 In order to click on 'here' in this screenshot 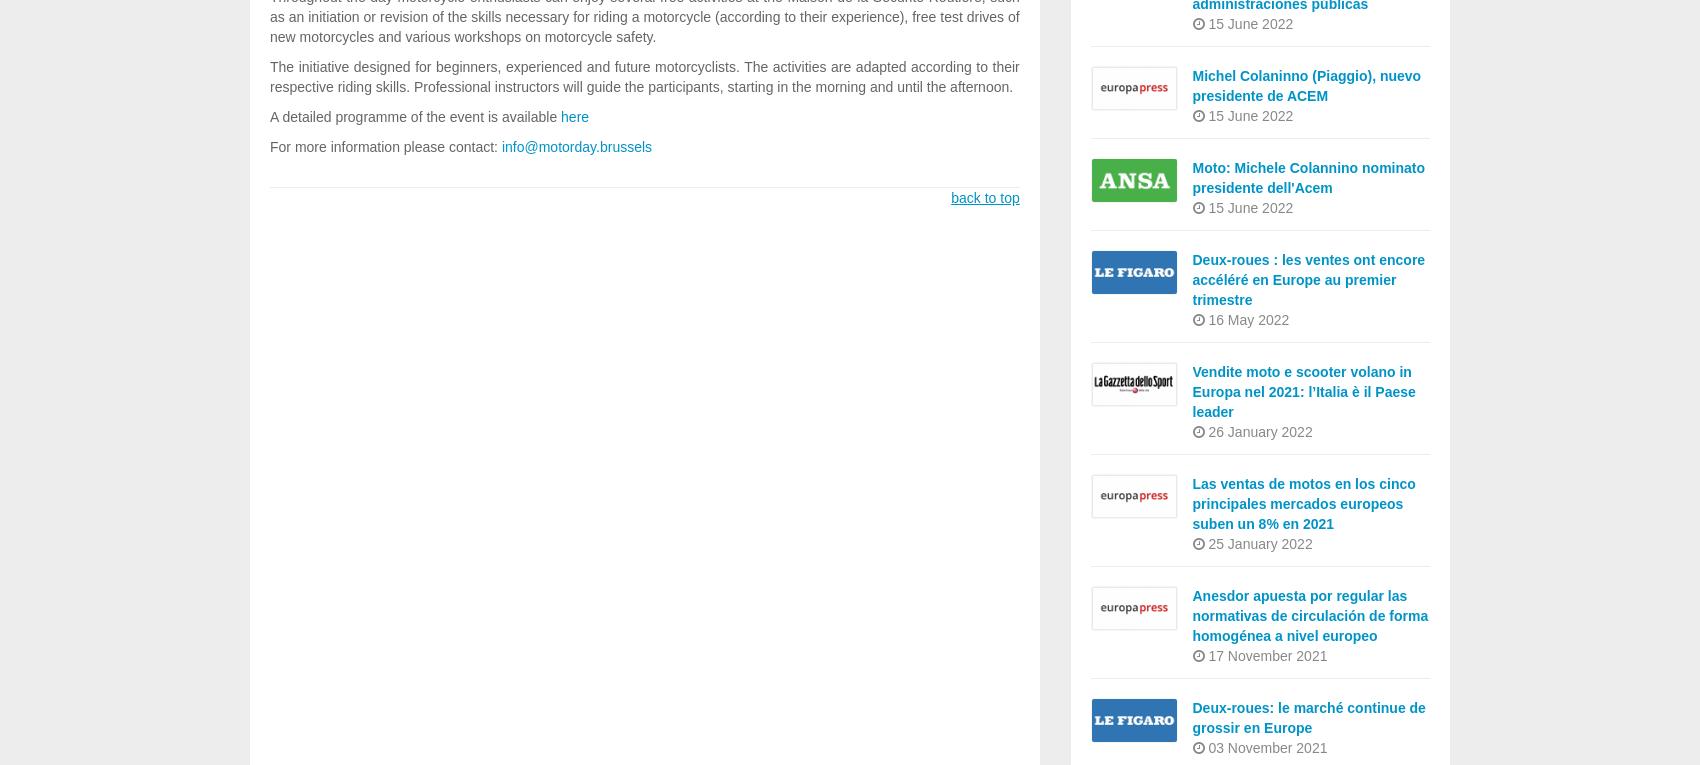, I will do `click(573, 115)`.